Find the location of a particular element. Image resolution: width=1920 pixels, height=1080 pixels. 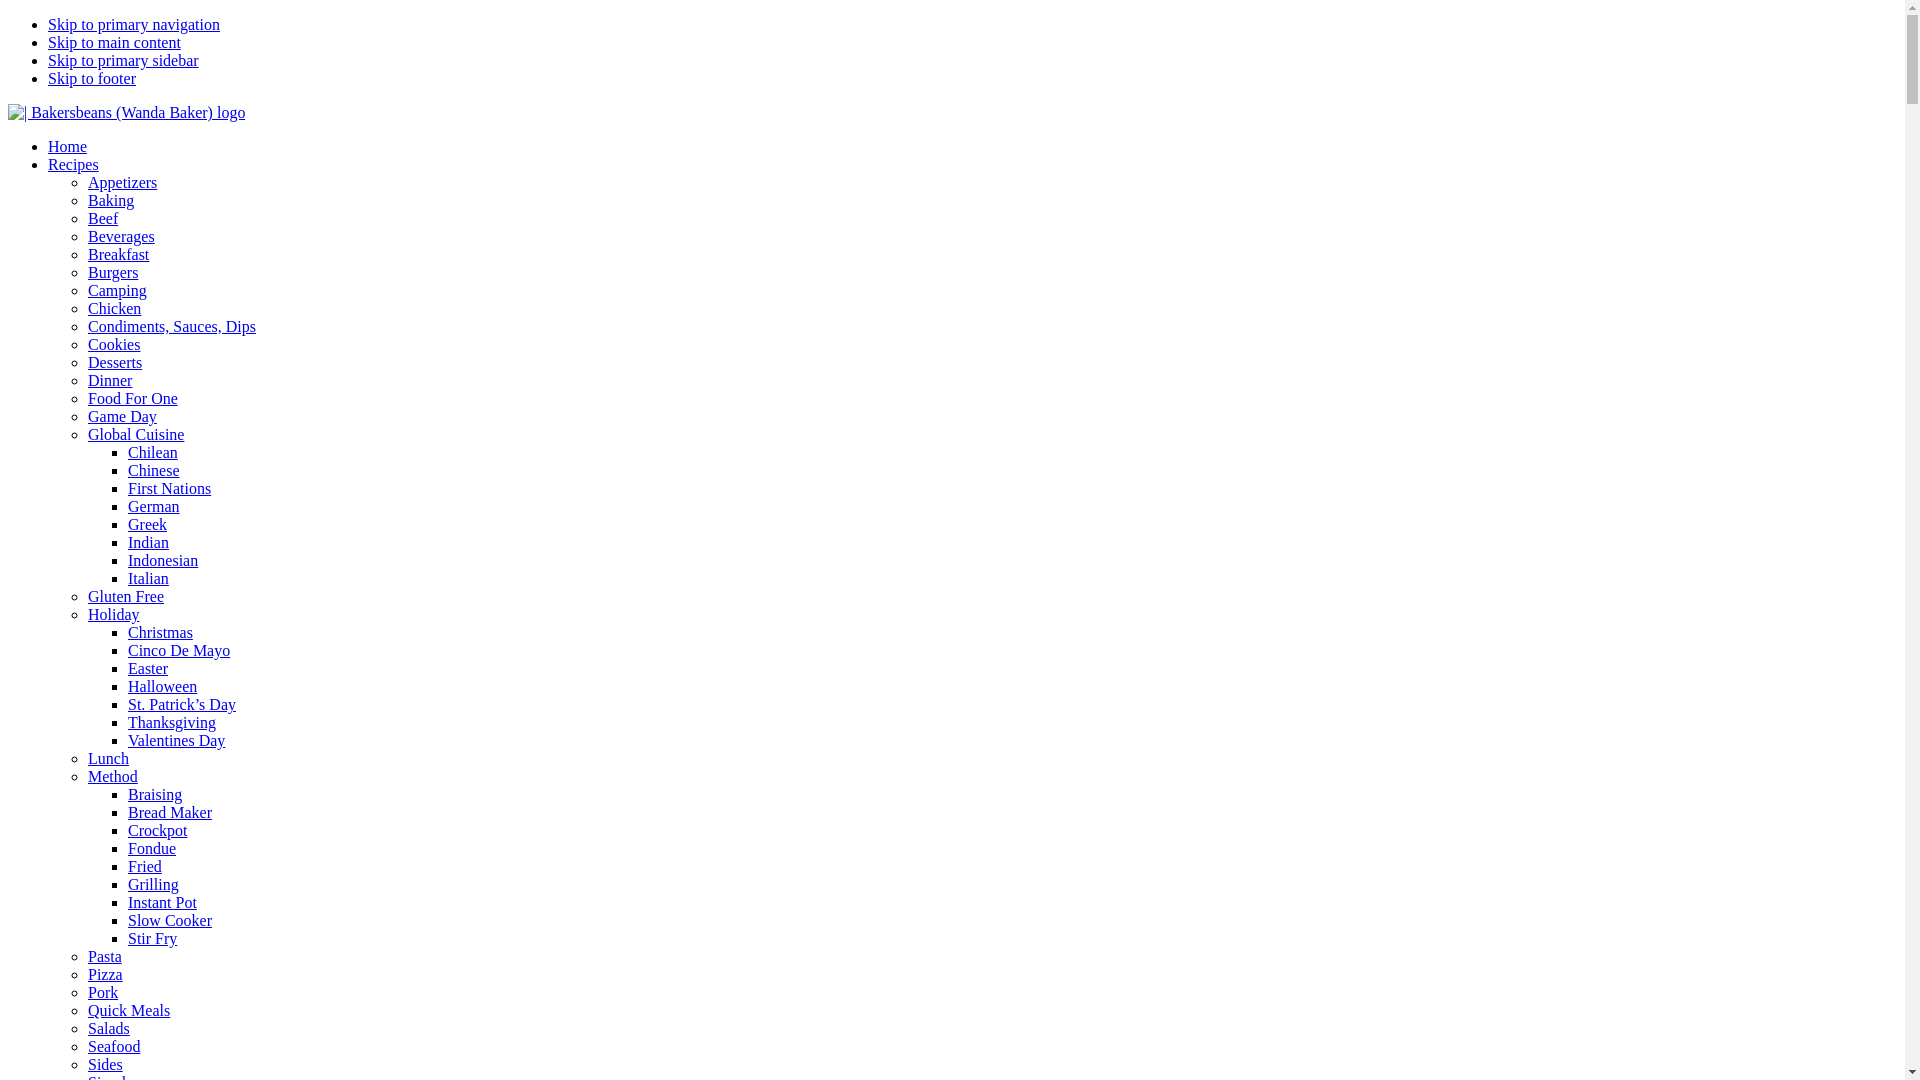

'Slow Cooker' is located at coordinates (169, 920).